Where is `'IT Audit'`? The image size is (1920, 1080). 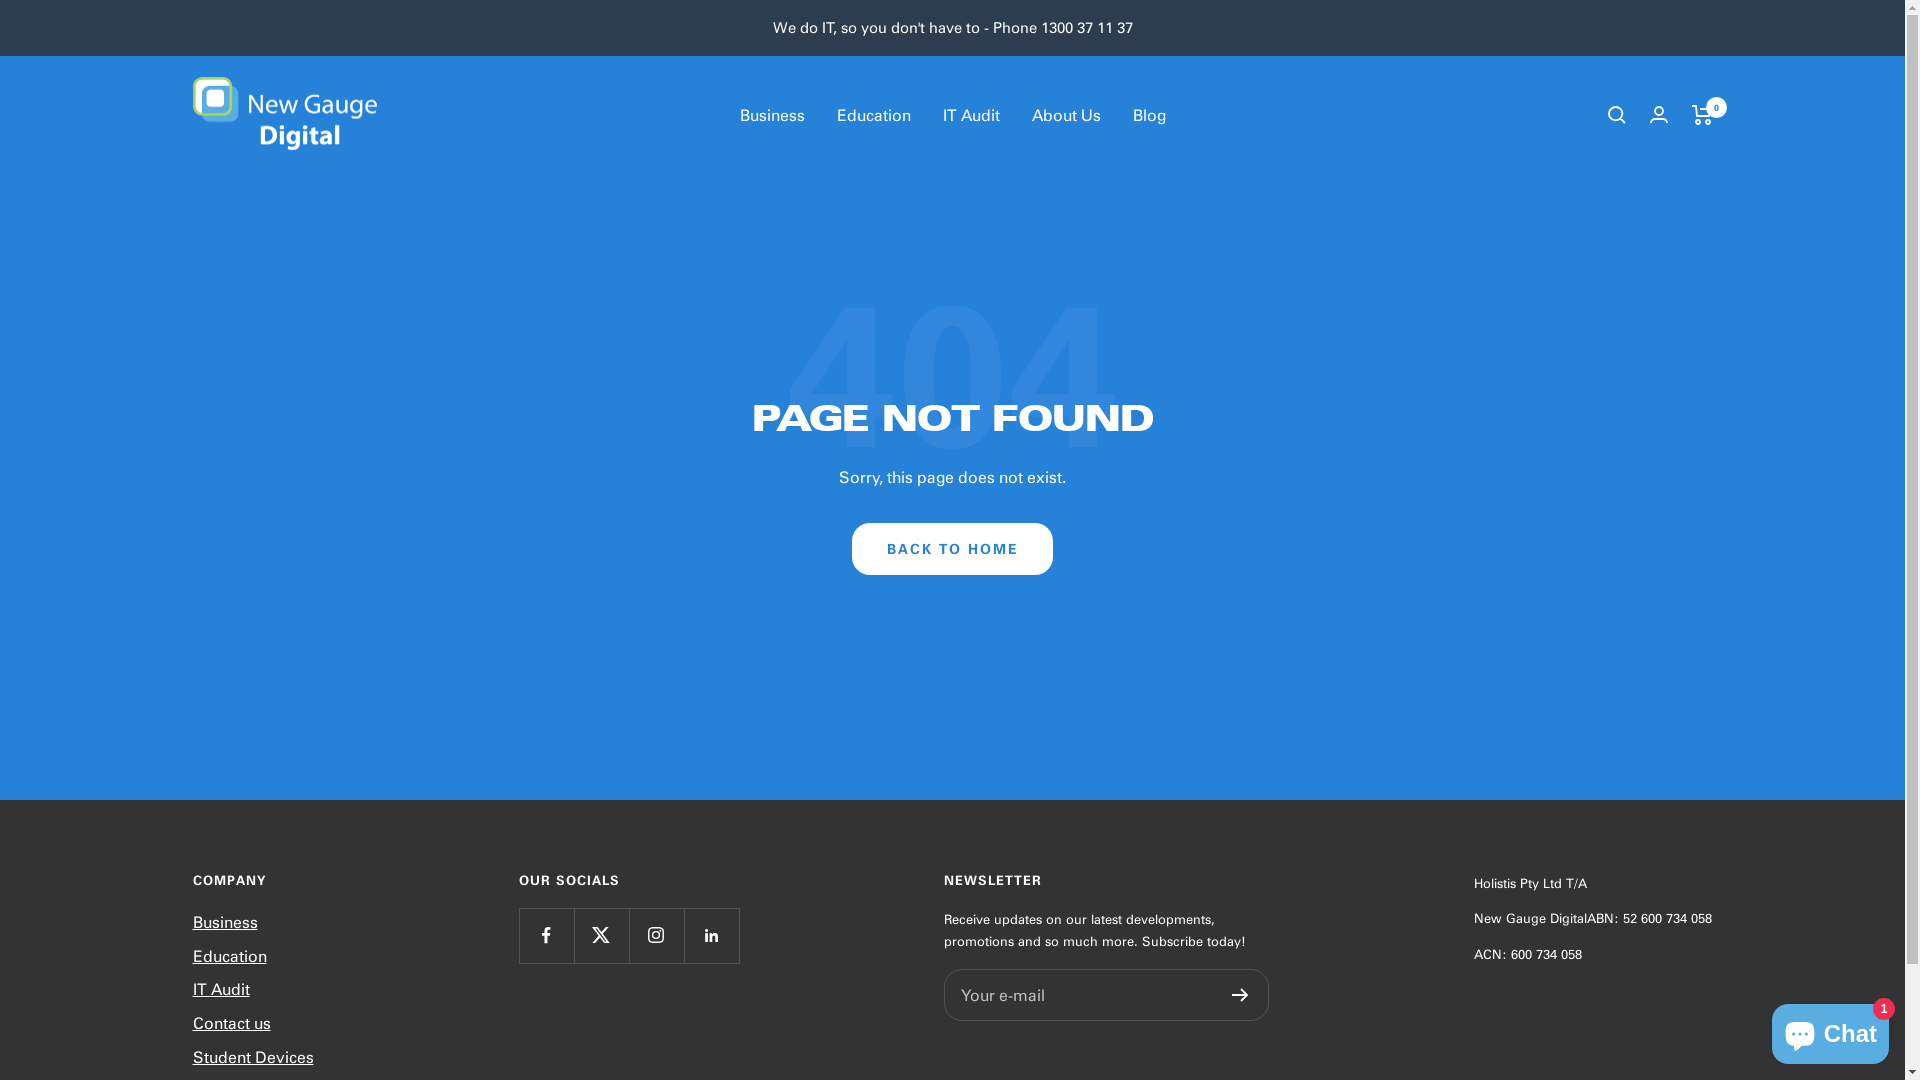 'IT Audit' is located at coordinates (970, 115).